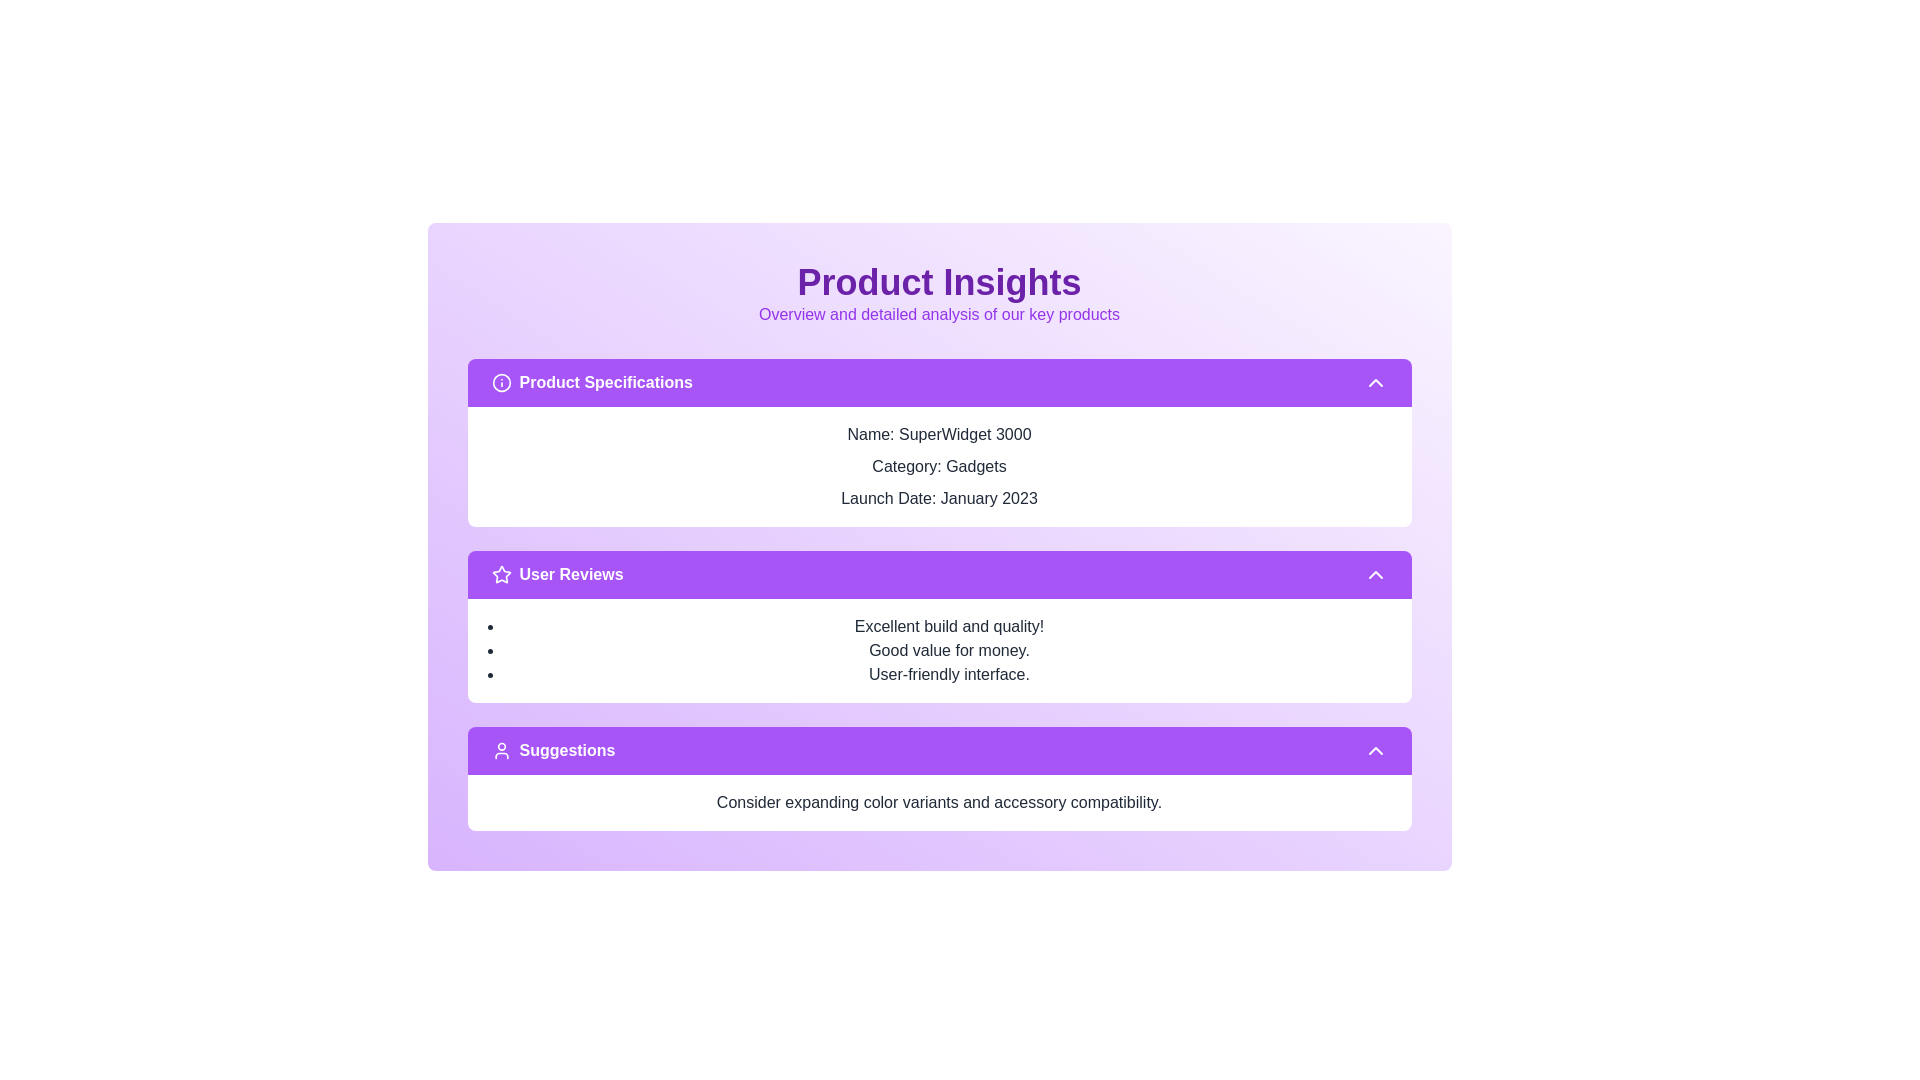 This screenshot has height=1080, width=1920. Describe the element at coordinates (948, 651) in the screenshot. I see `the second item in the 'User Reviews' section that highlights the product's affordability, located between 'Excellent build and quality!' and 'User-friendly interface.'` at that location.